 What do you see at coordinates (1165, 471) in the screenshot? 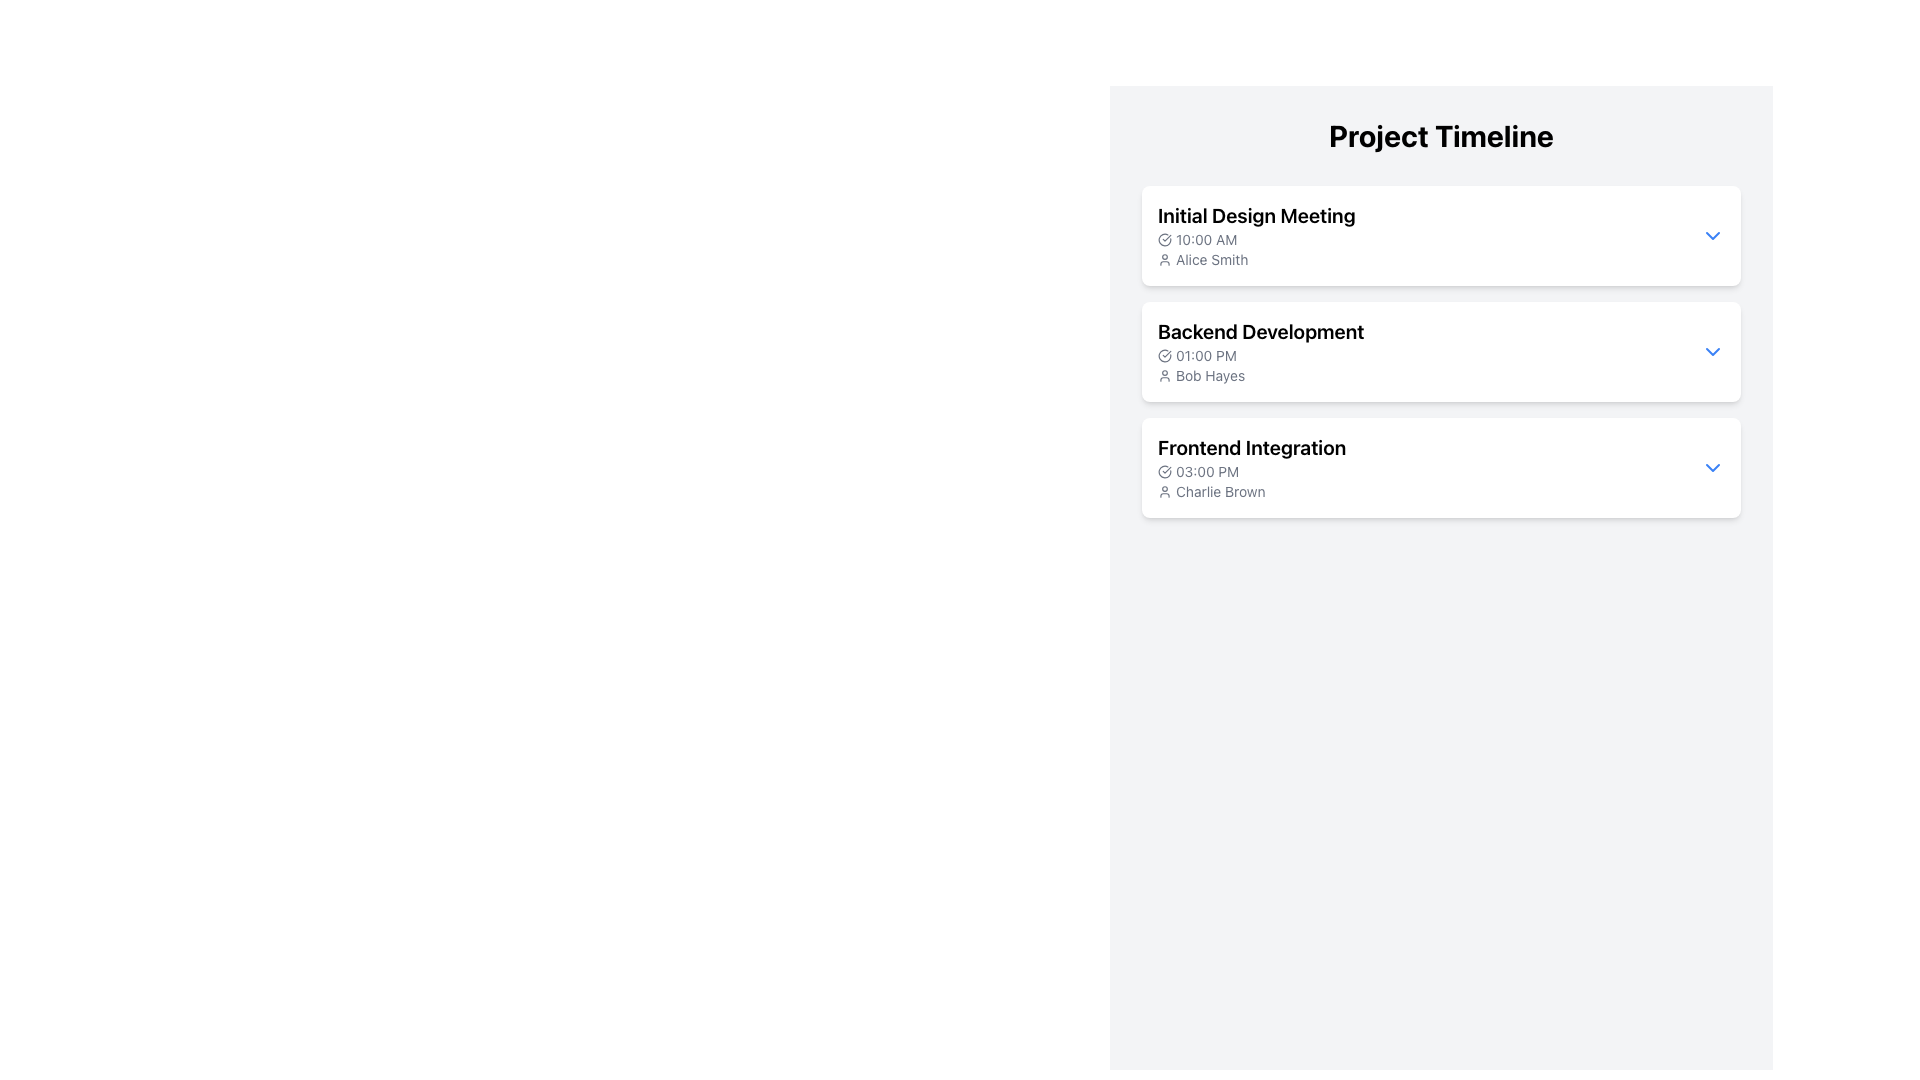
I see `the checkmark icon located to the immediate left of the time label '03:00 PM' in the 'Frontend Integration' section of the timeline list to observe any visual changes` at bounding box center [1165, 471].